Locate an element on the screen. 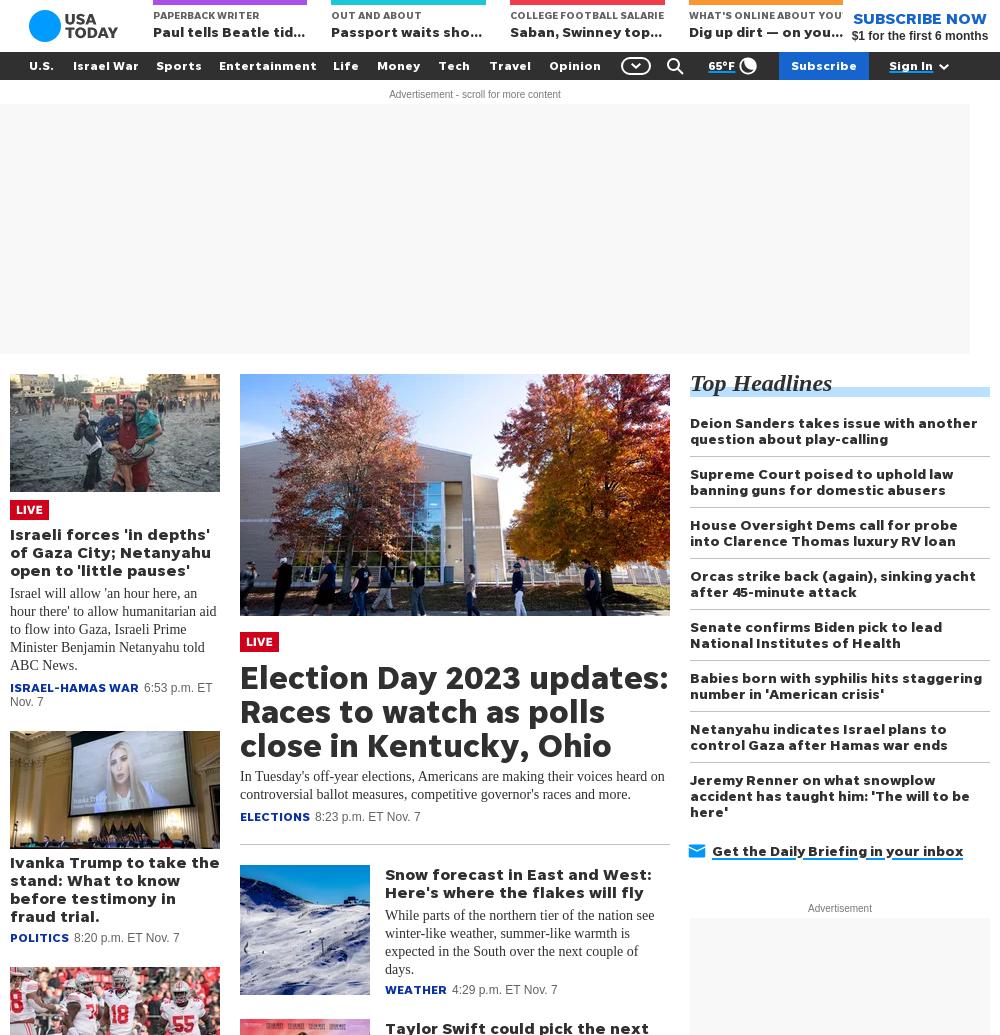 The image size is (1000, 1035). 'Saban, Swinney top list' is located at coordinates (510, 31).